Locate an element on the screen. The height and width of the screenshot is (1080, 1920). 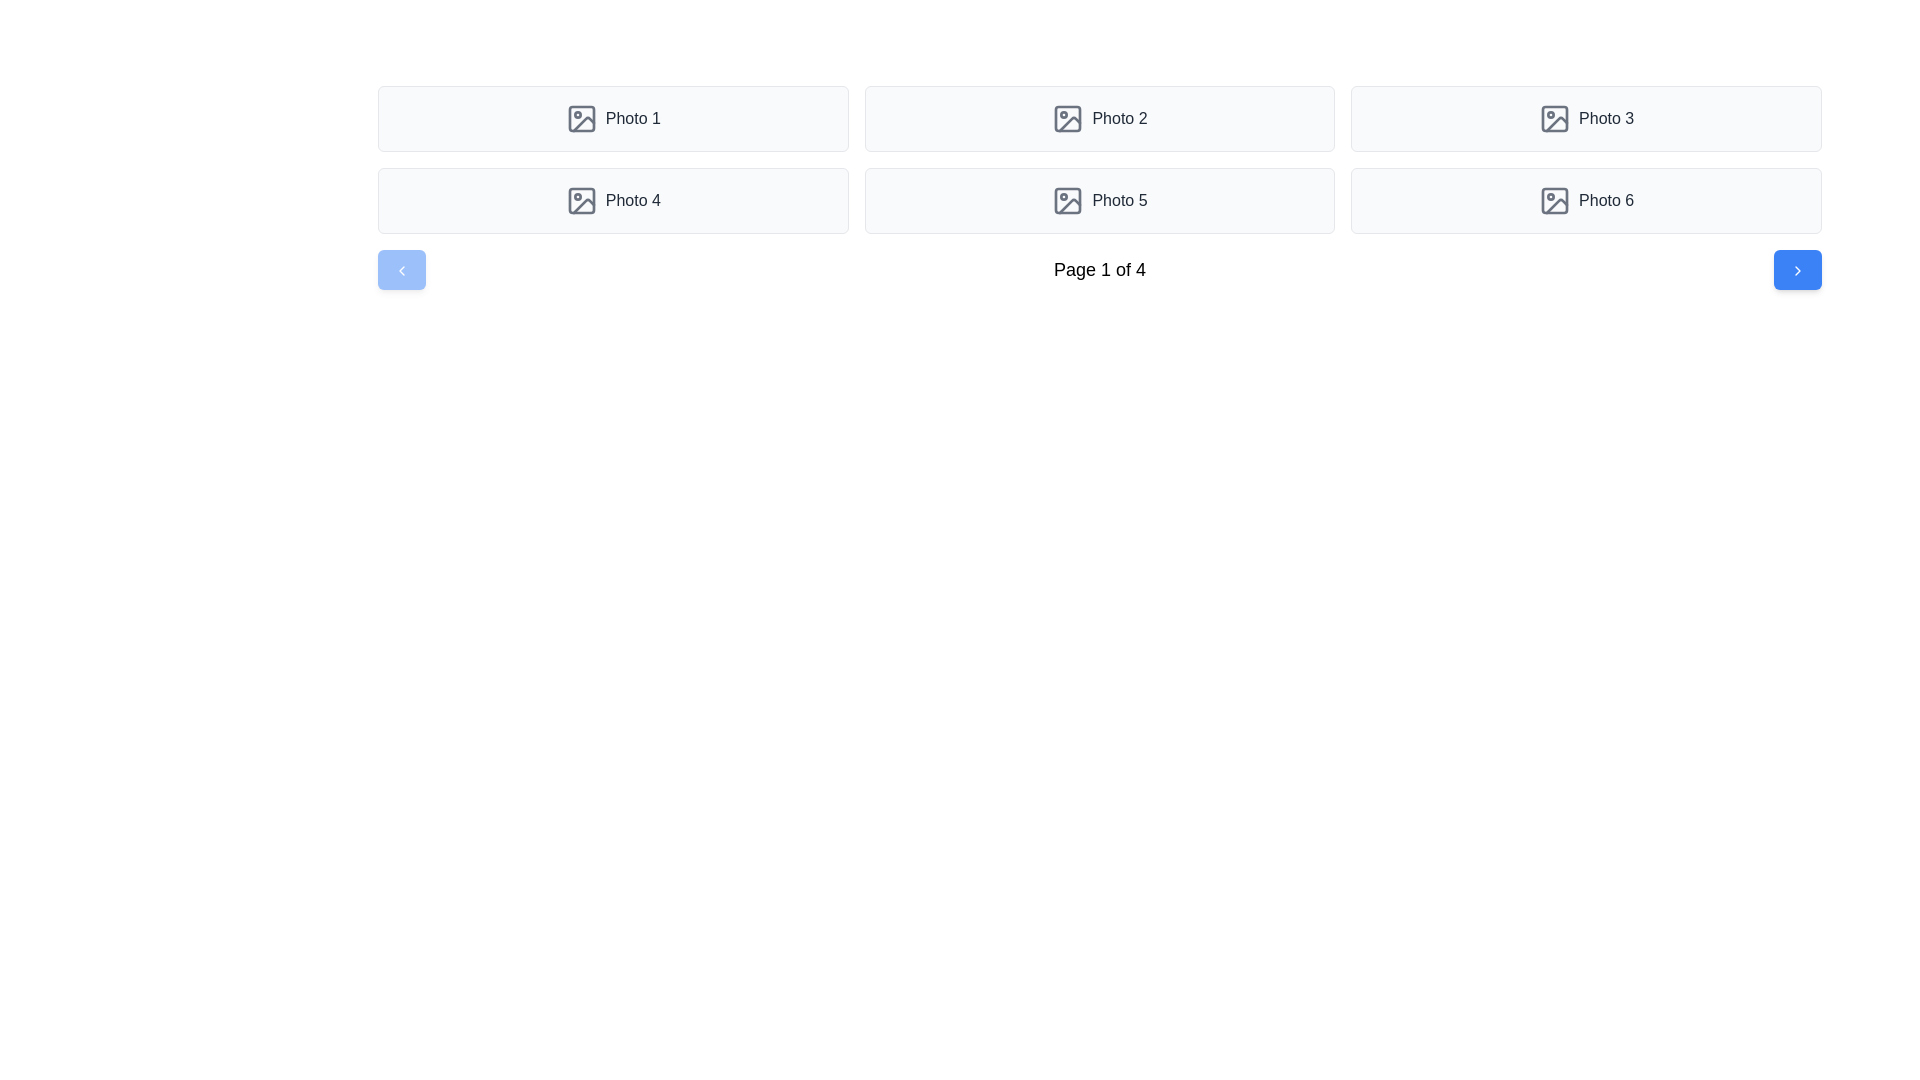
the 'Photo 2' button is located at coordinates (1098, 119).